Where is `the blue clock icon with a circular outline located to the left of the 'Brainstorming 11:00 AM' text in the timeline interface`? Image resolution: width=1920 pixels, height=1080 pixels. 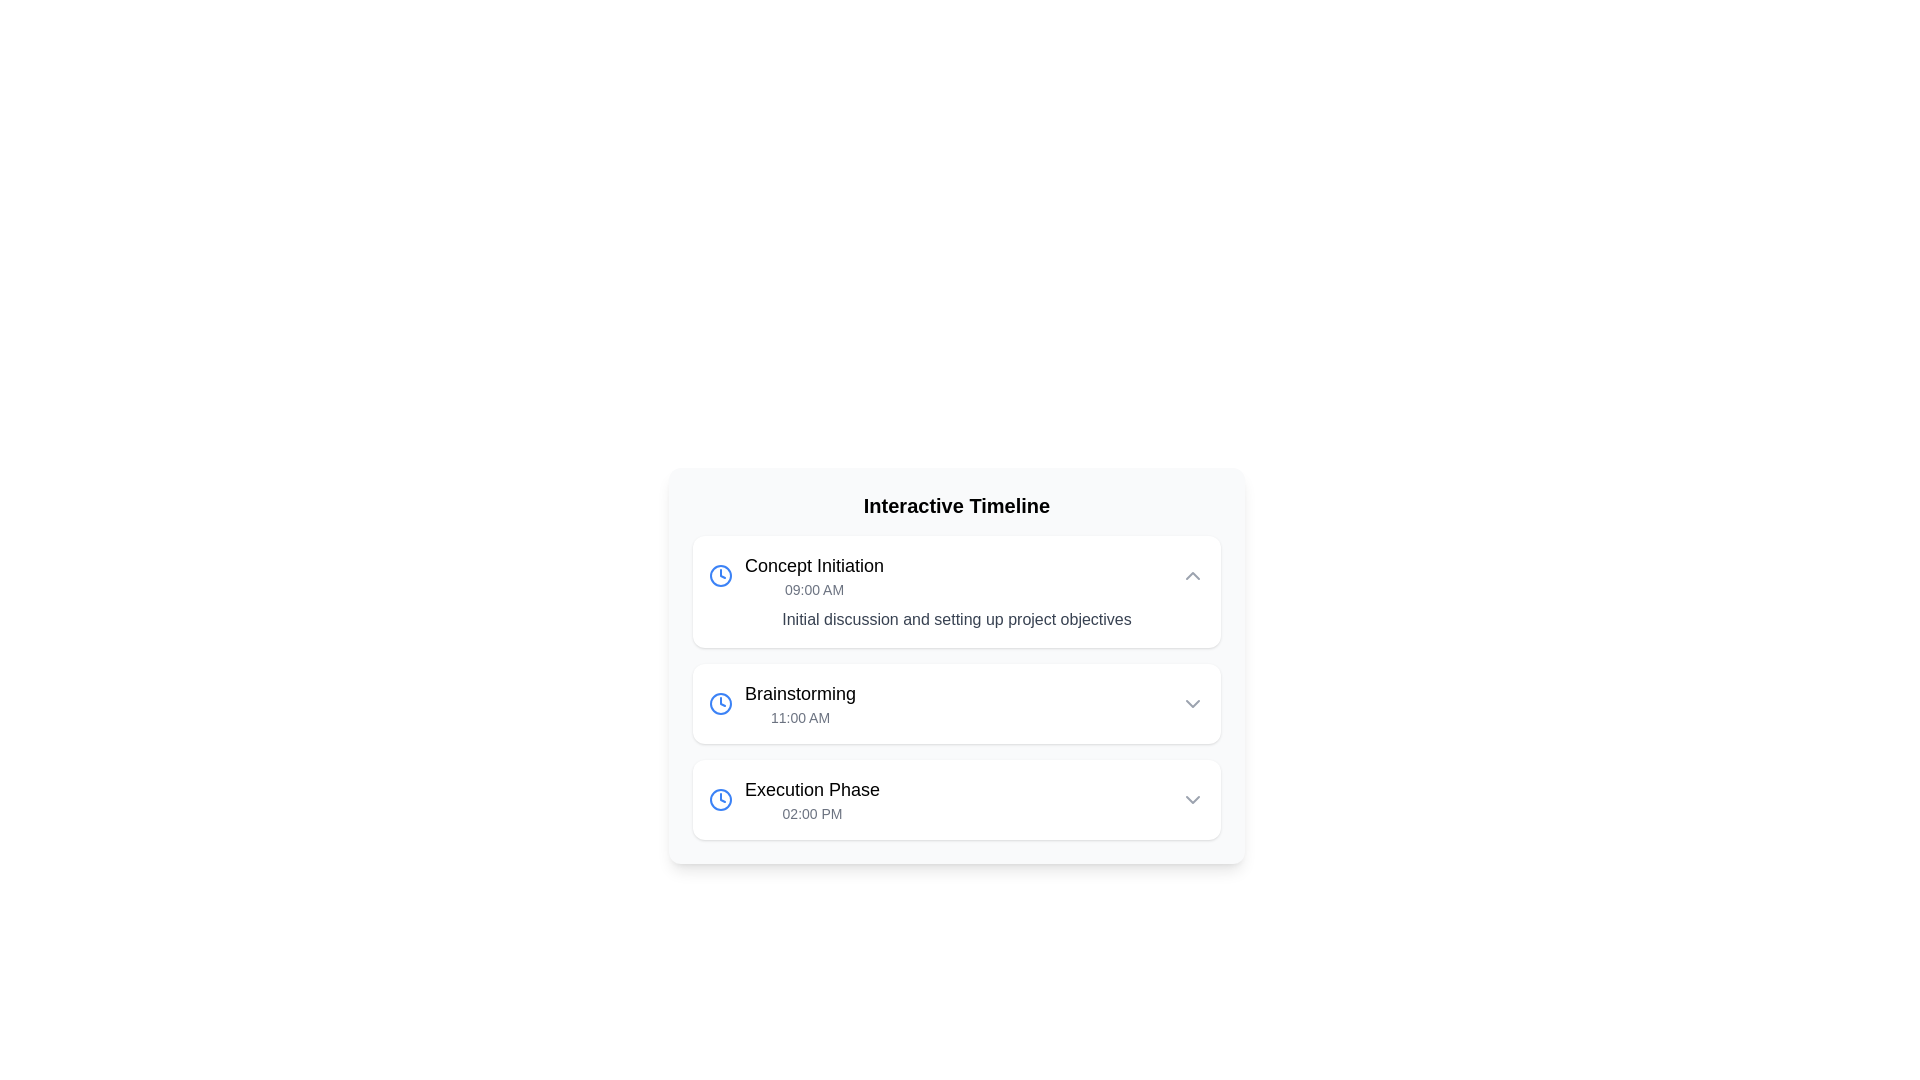
the blue clock icon with a circular outline located to the left of the 'Brainstorming 11:00 AM' text in the timeline interface is located at coordinates (720, 703).